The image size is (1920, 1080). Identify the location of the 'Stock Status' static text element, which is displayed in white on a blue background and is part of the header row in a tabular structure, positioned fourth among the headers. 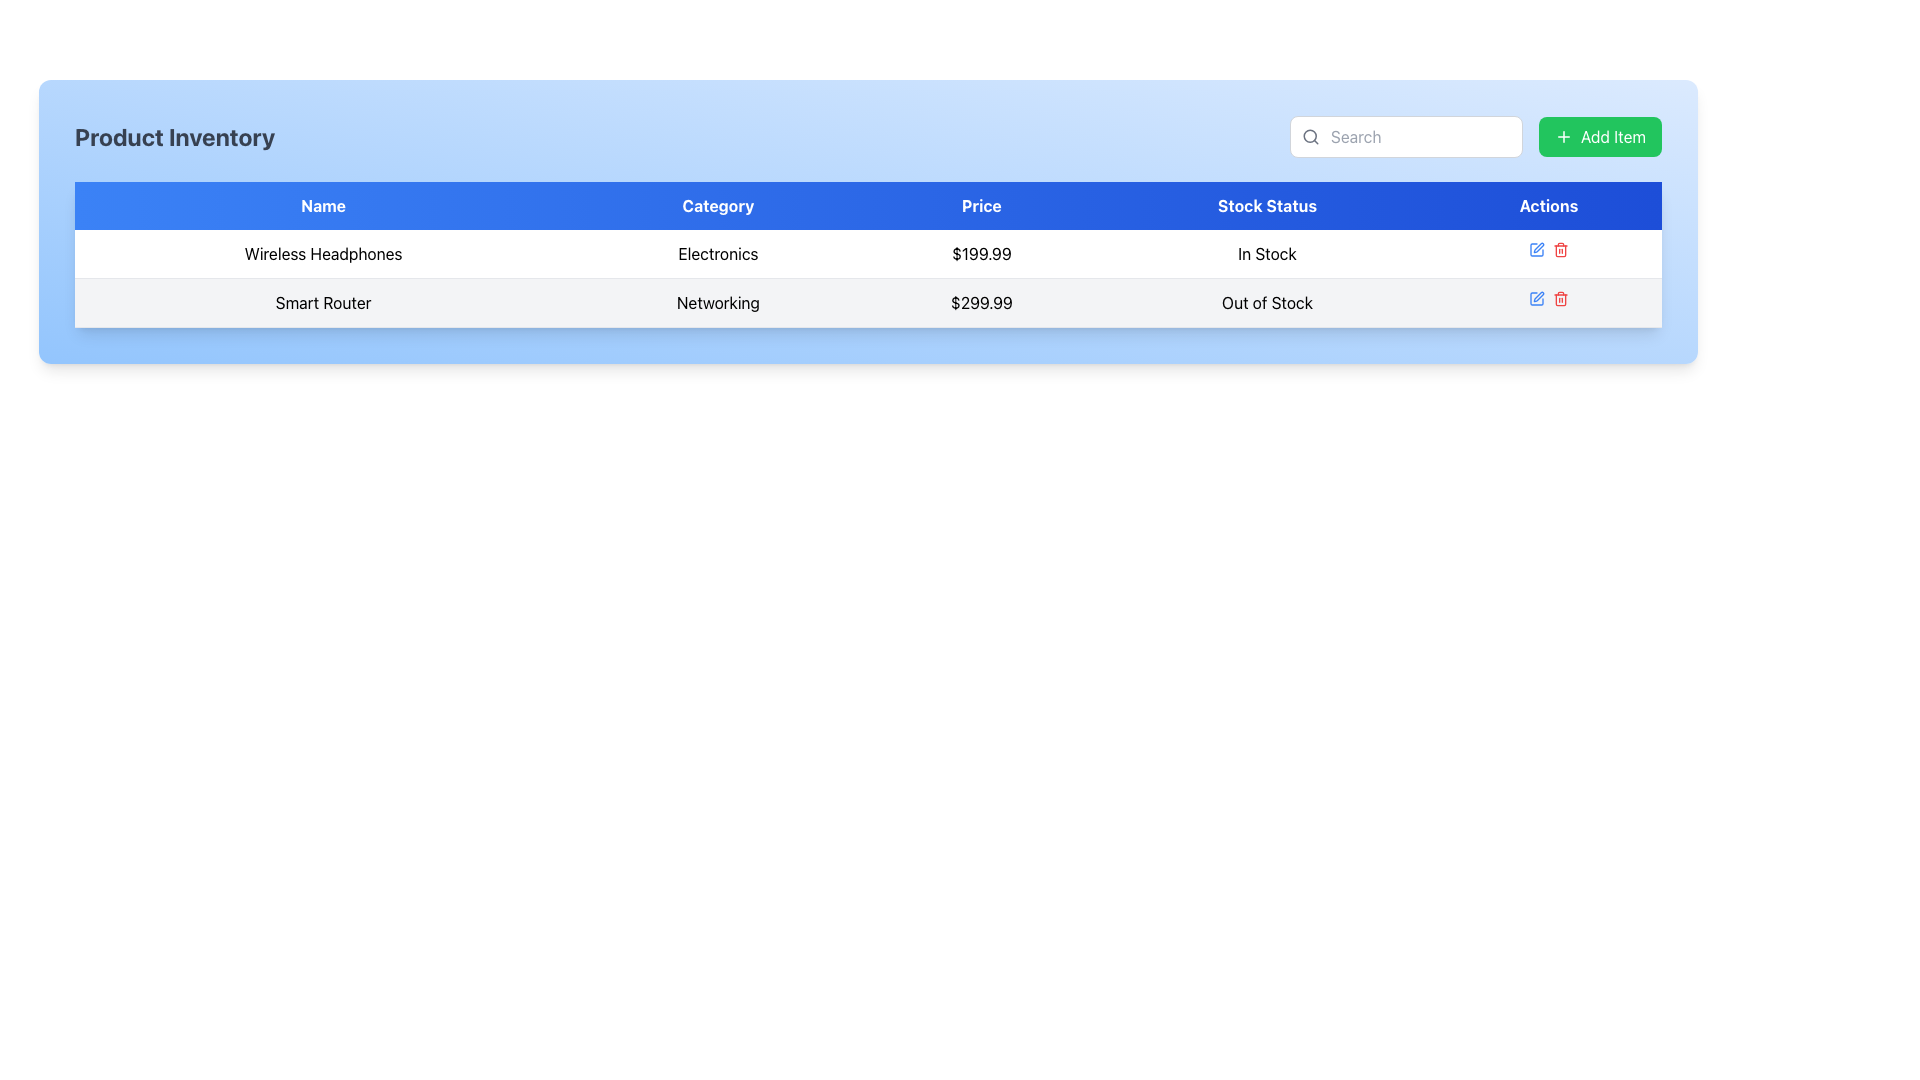
(1266, 205).